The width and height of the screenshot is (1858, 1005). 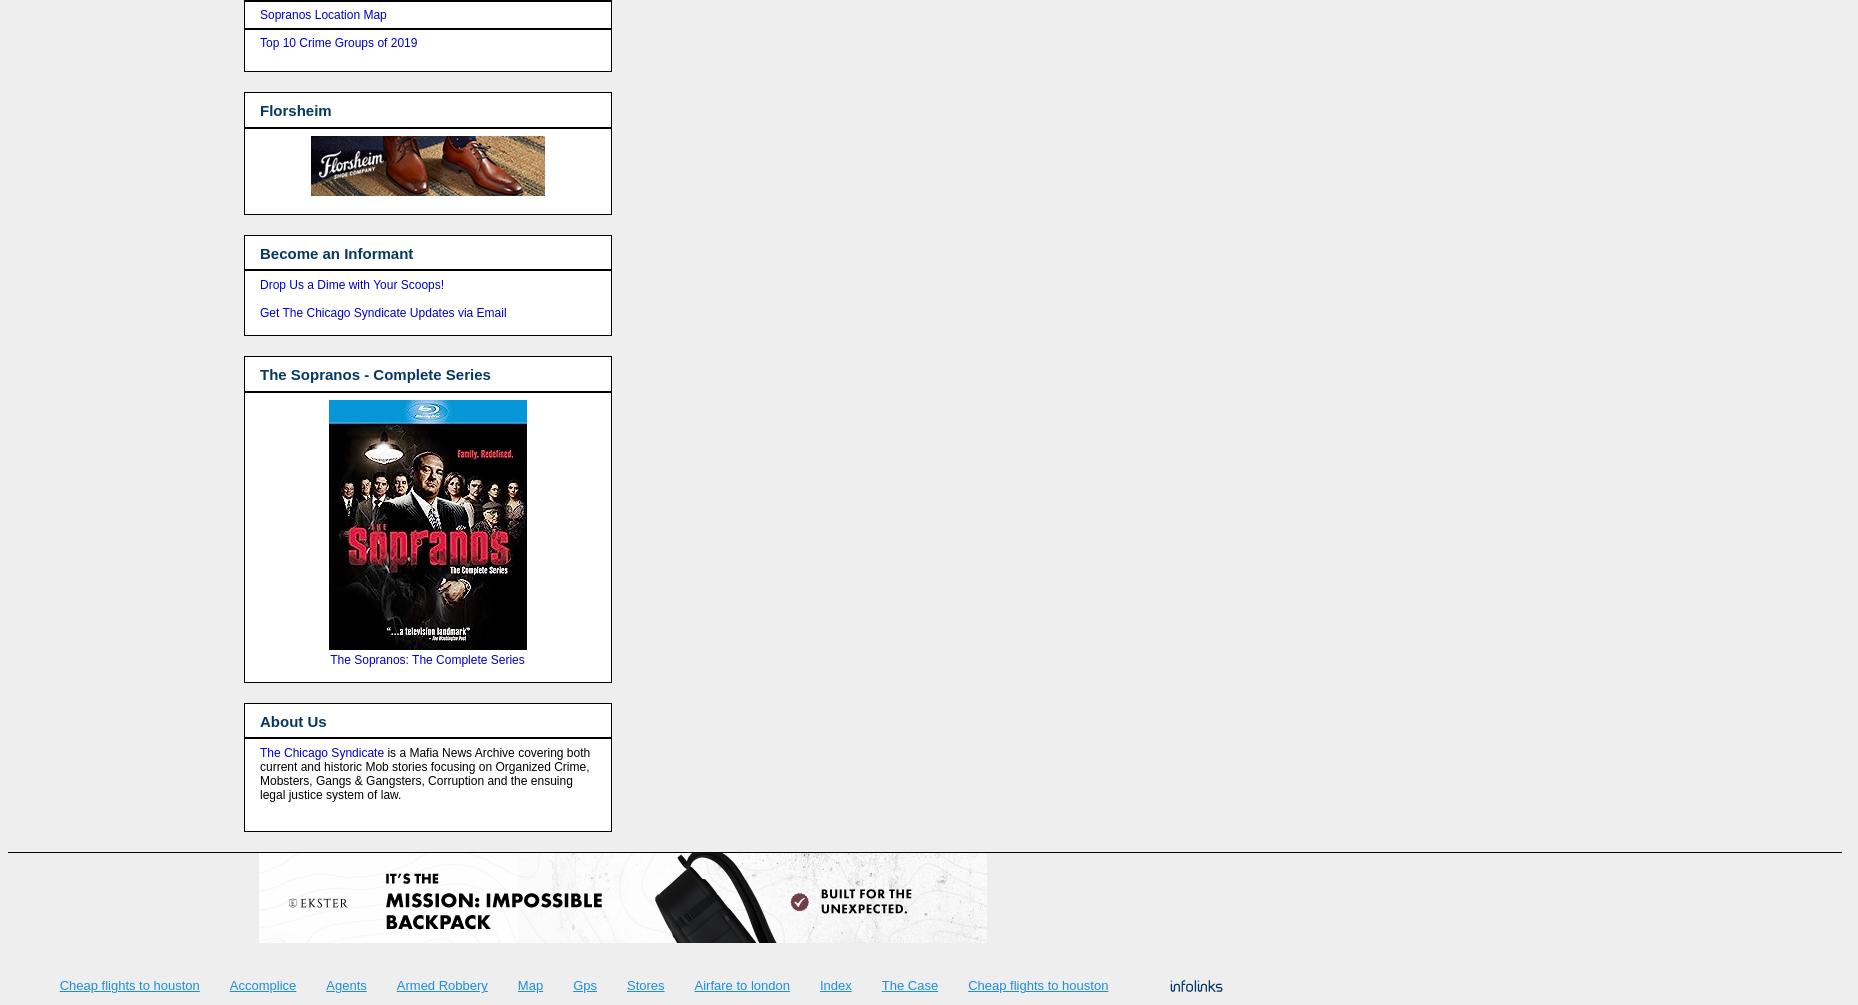 I want to click on 'About Us', so click(x=258, y=720).